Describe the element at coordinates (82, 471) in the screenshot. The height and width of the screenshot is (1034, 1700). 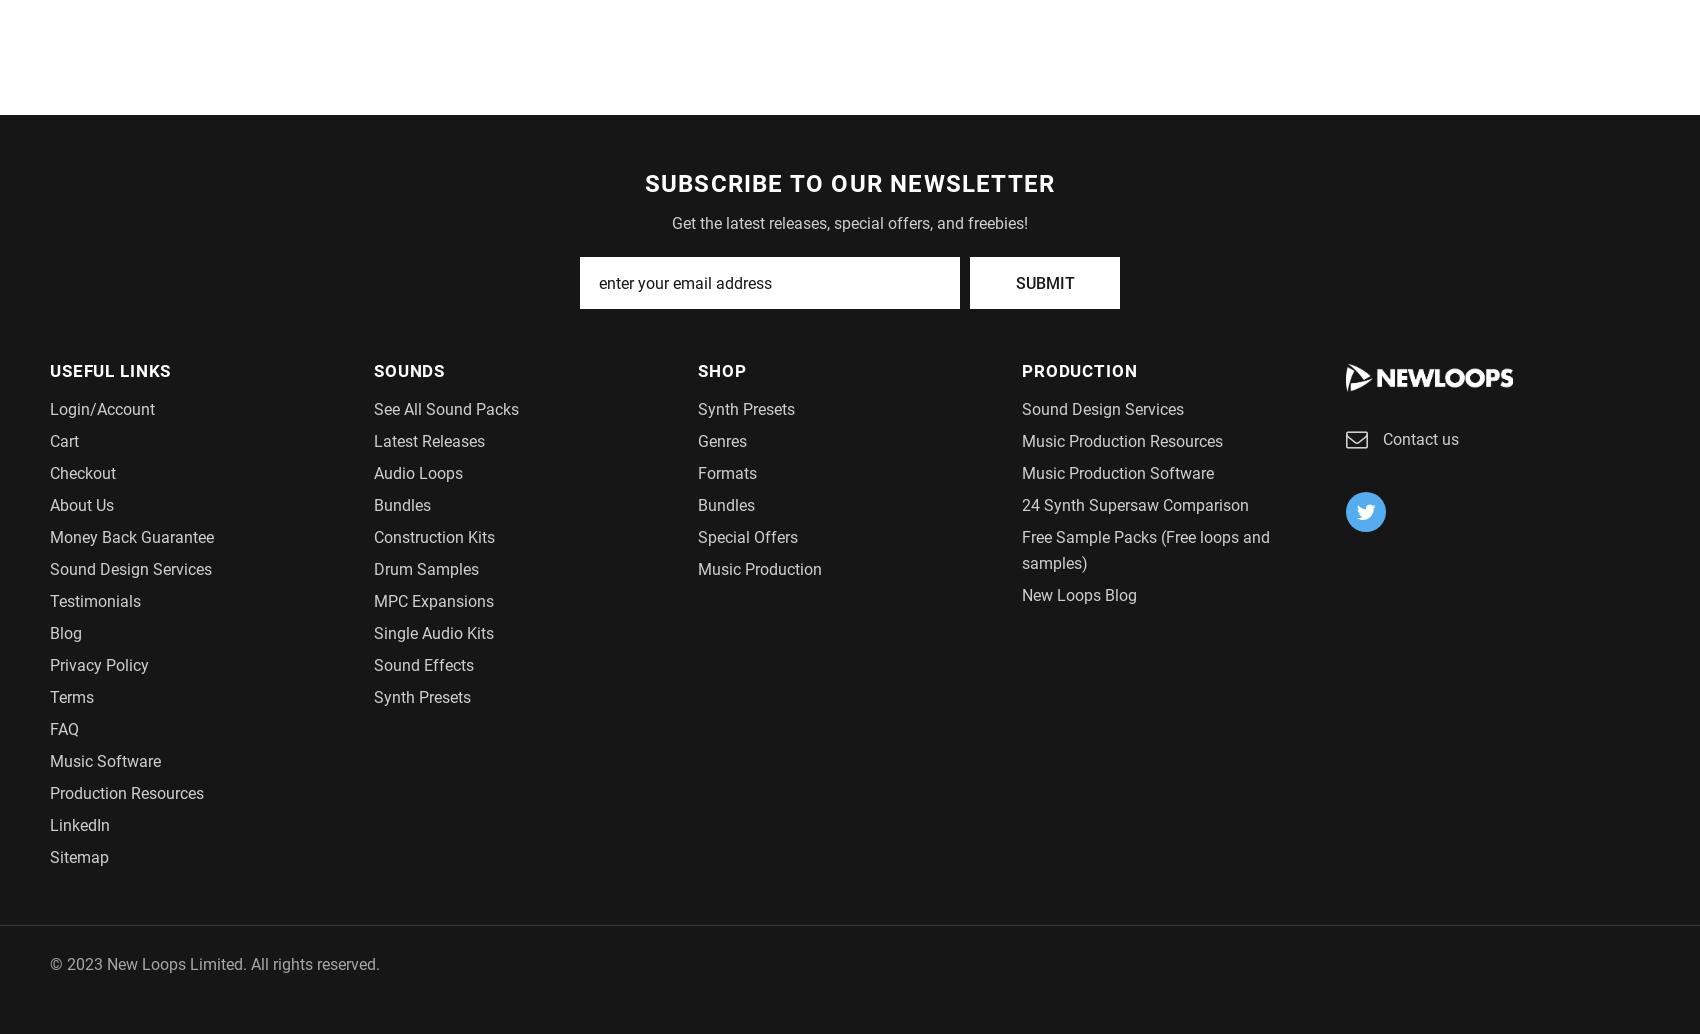
I see `'Checkout'` at that location.